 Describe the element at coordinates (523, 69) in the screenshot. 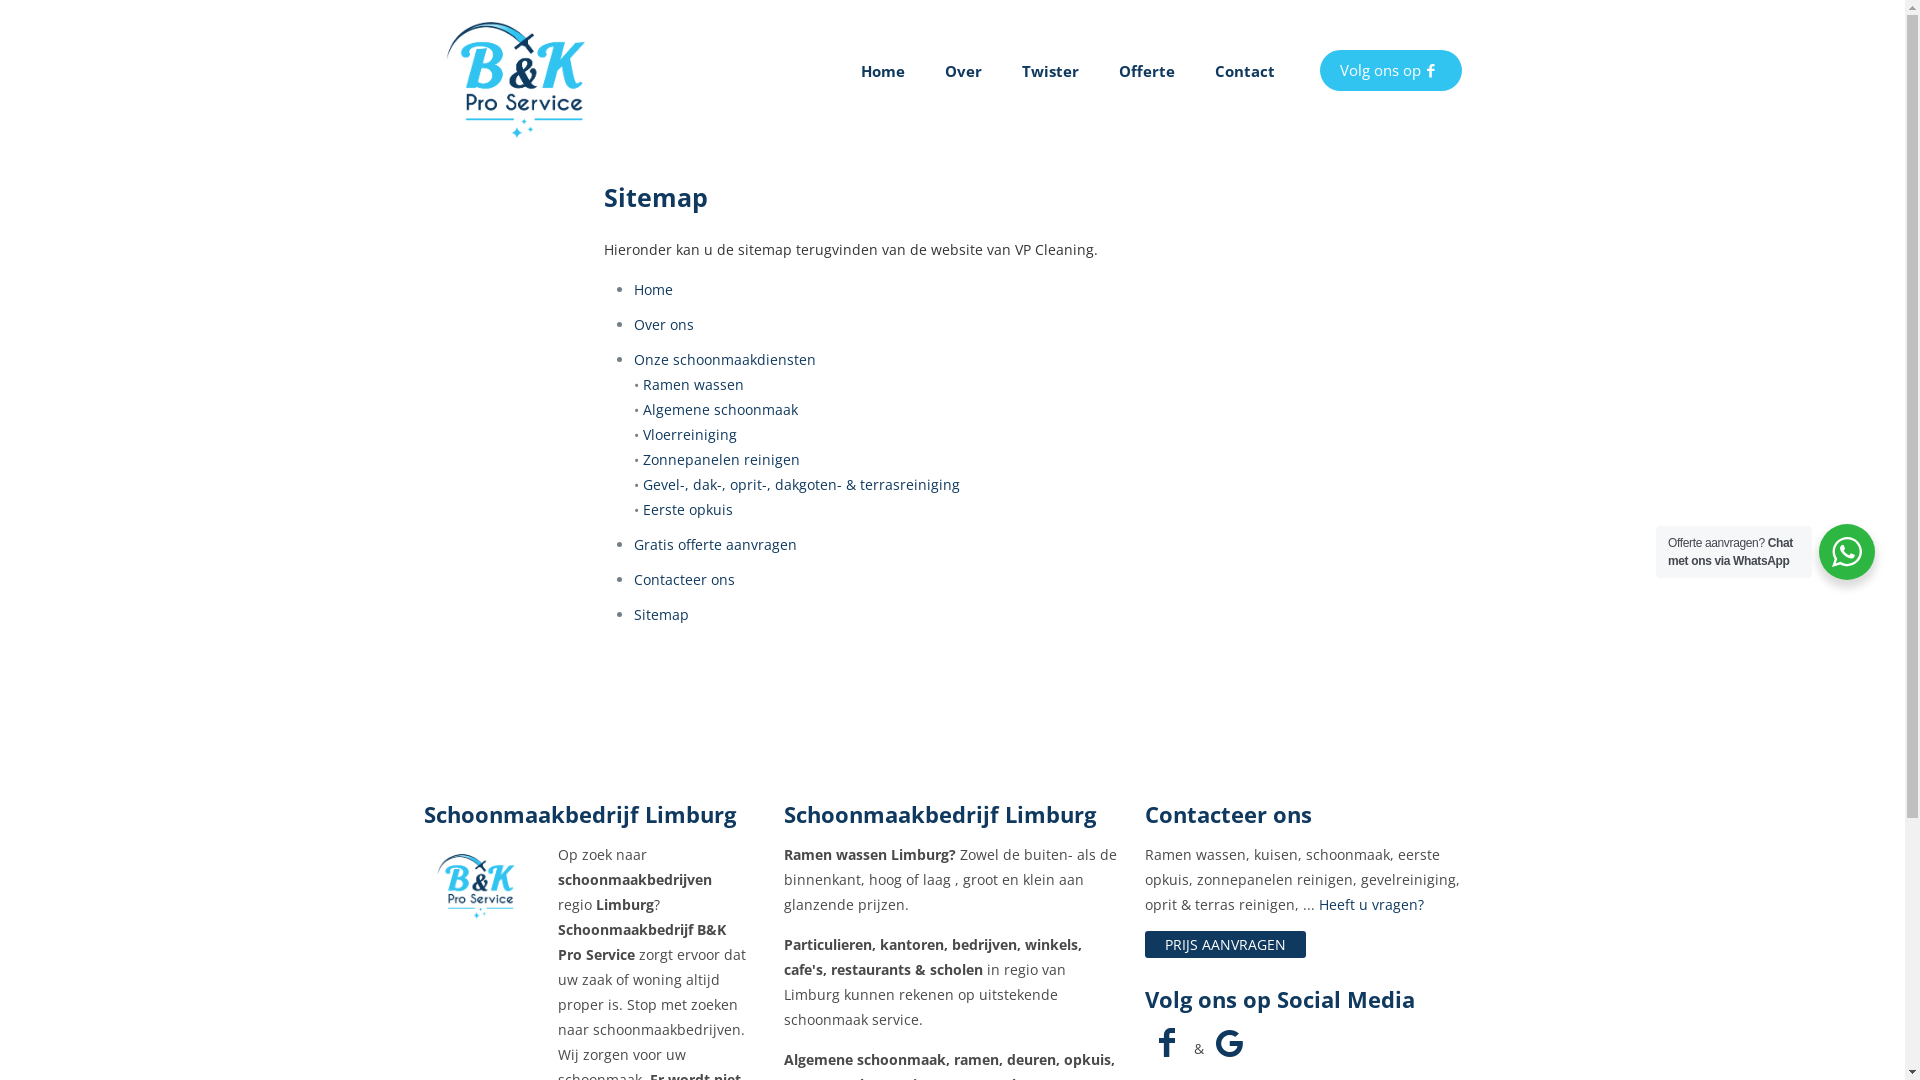

I see `'B&K Pro Service'` at that location.